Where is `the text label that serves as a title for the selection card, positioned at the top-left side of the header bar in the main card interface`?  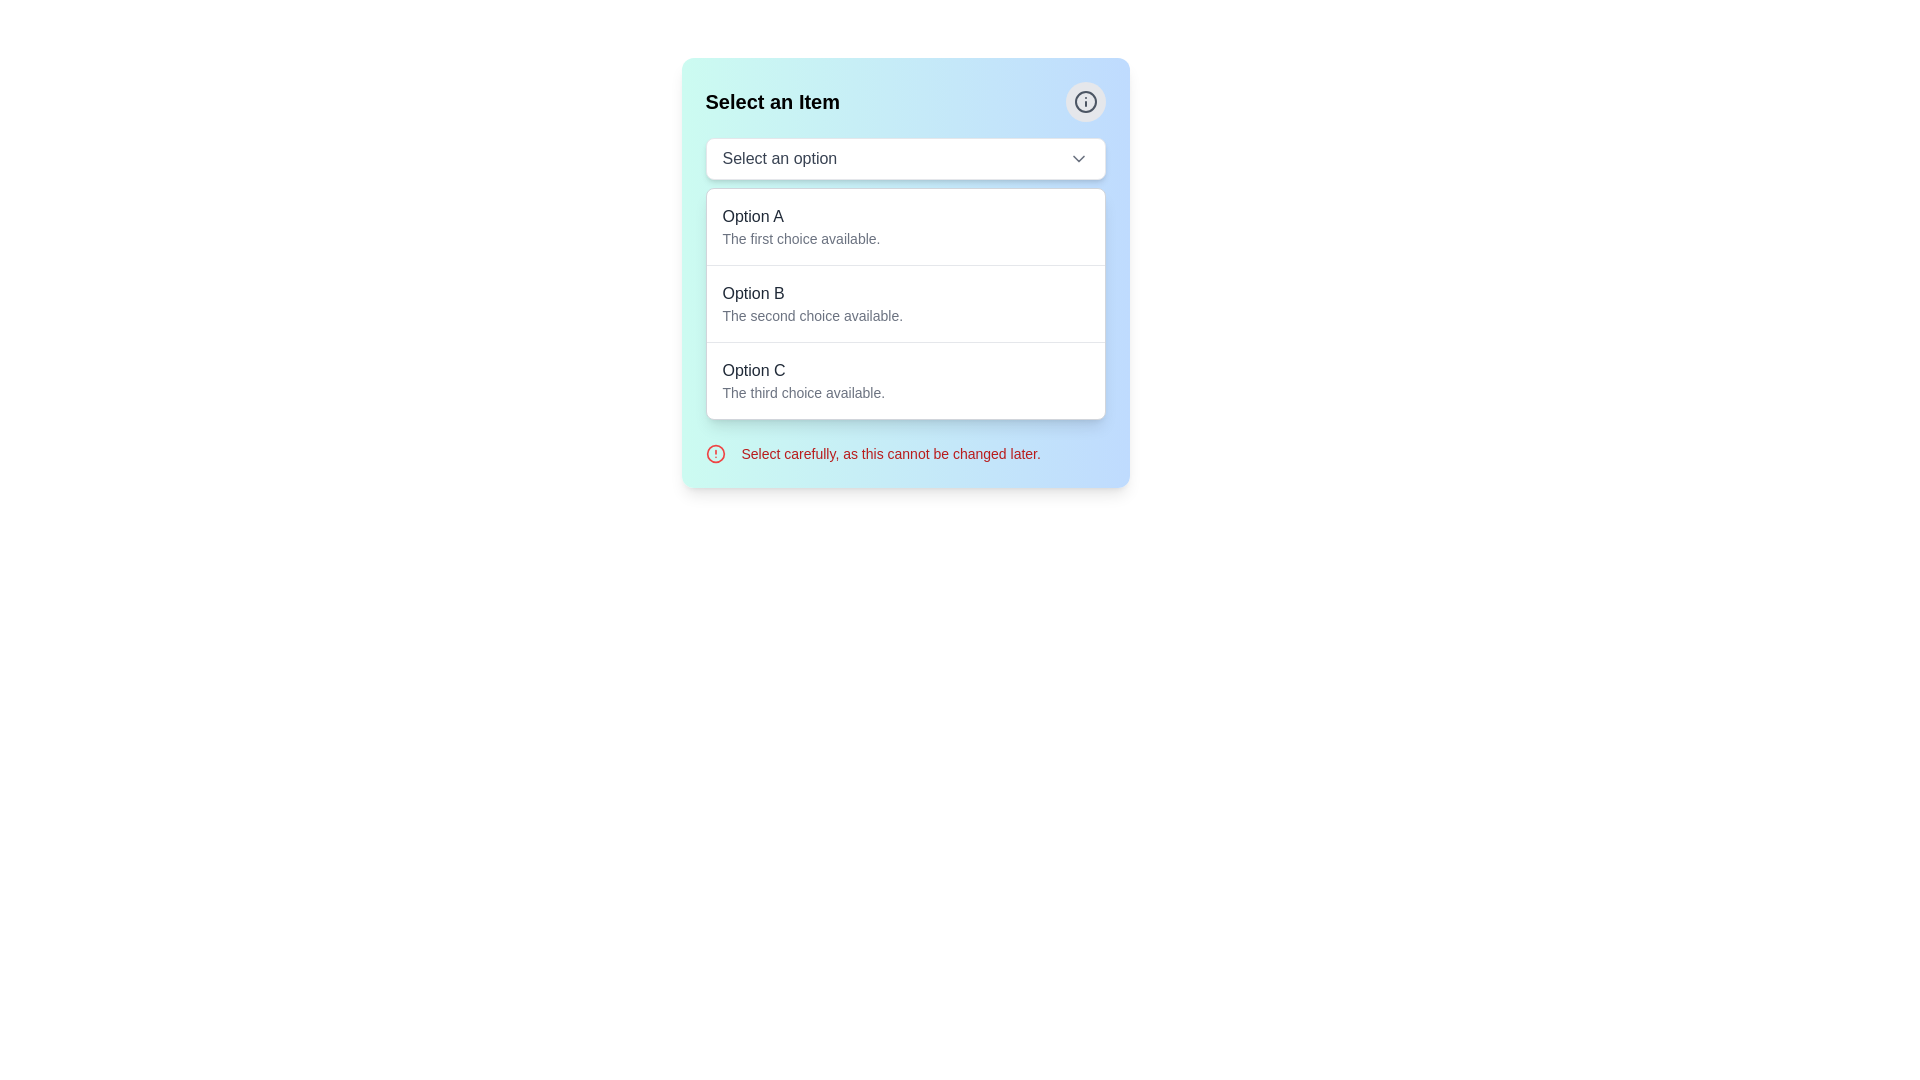 the text label that serves as a title for the selection card, positioned at the top-left side of the header bar in the main card interface is located at coordinates (771, 101).